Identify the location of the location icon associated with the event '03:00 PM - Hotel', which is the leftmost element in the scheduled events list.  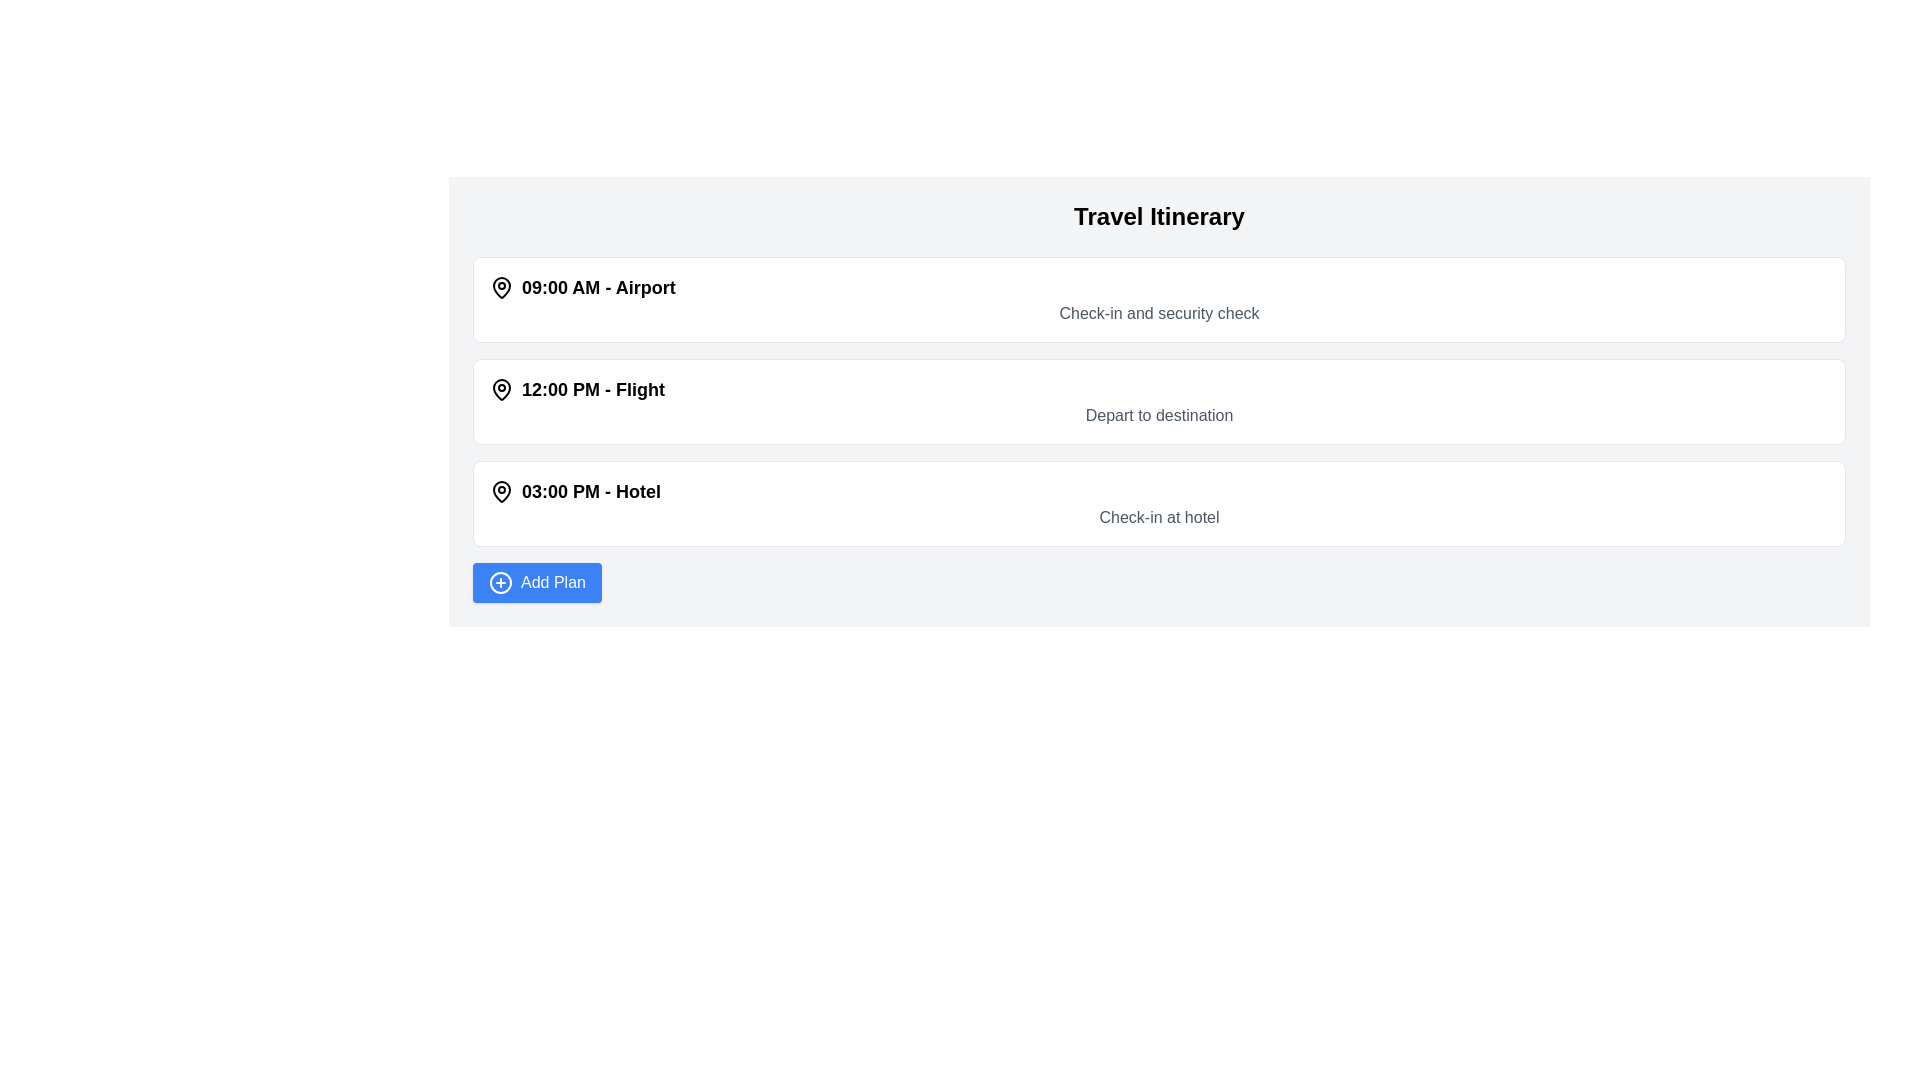
(502, 492).